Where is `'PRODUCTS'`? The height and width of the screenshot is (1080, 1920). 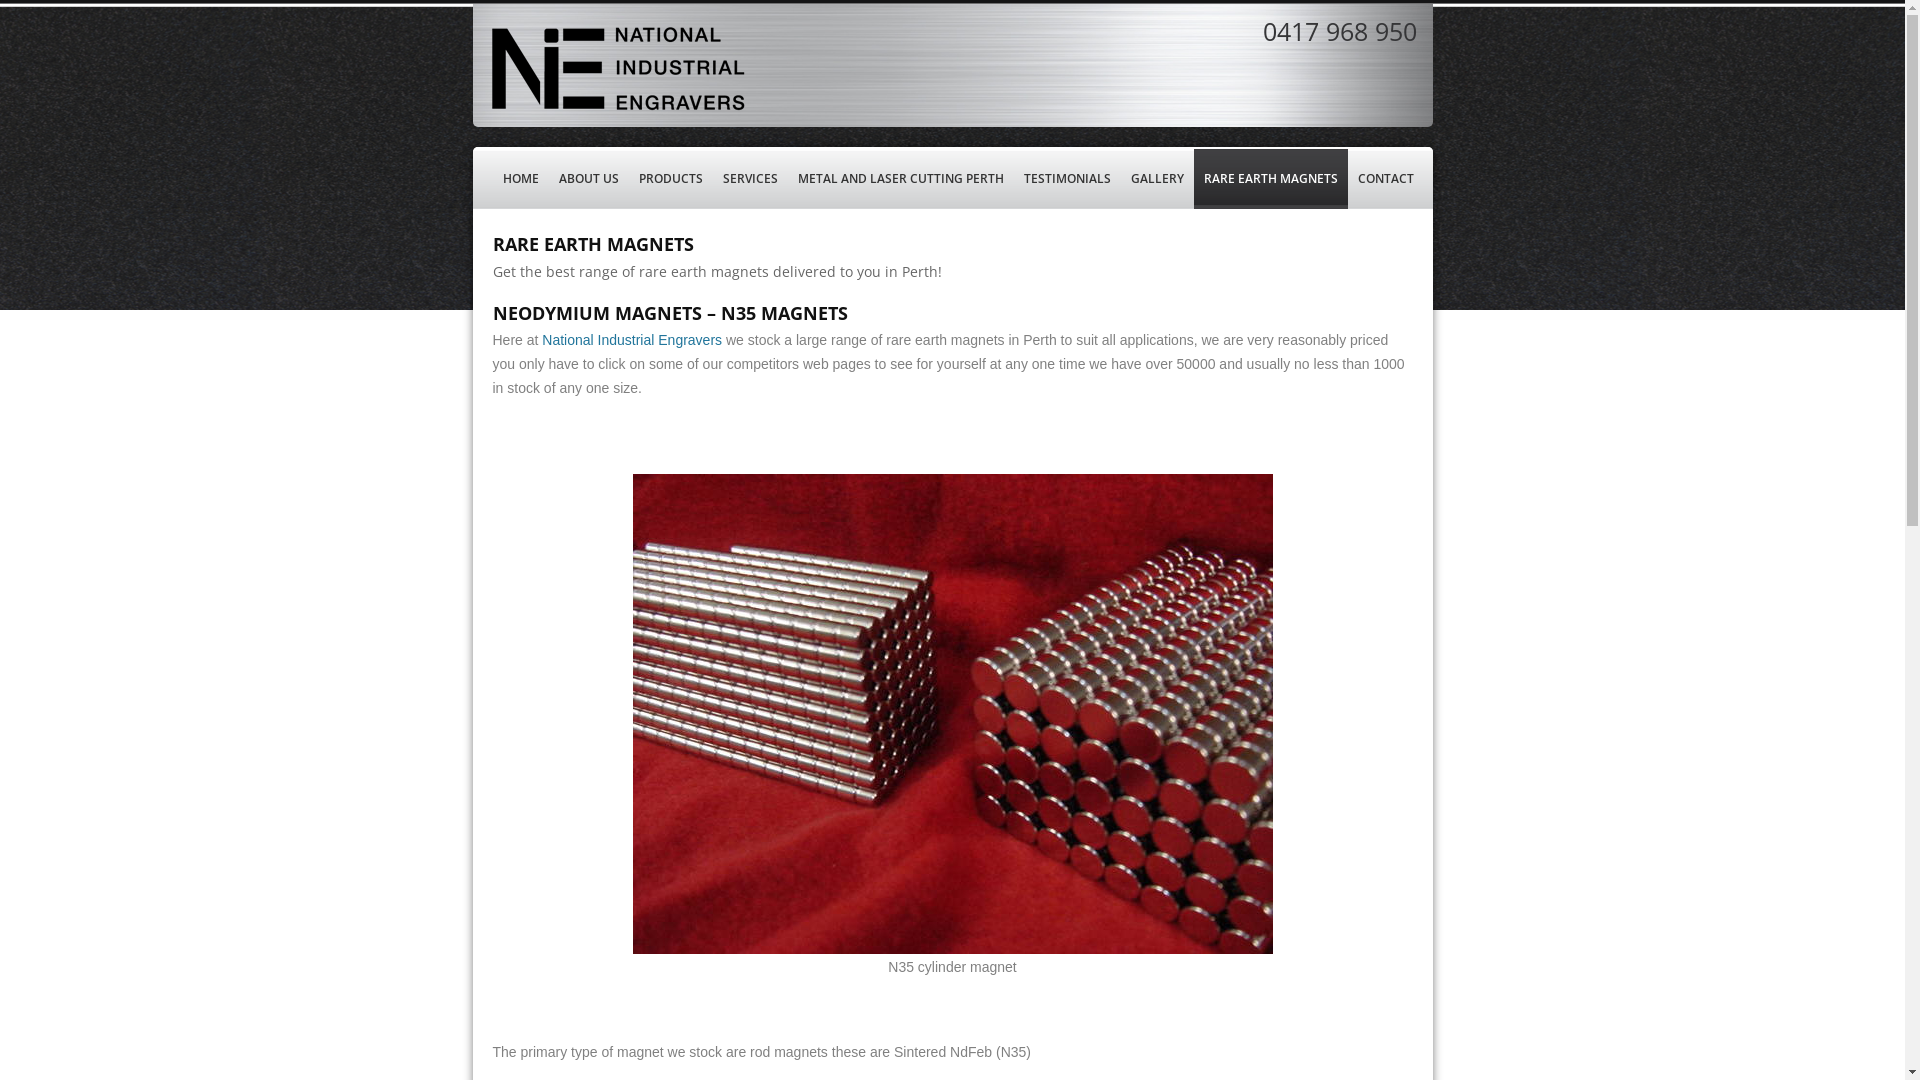 'PRODUCTS' is located at coordinates (670, 177).